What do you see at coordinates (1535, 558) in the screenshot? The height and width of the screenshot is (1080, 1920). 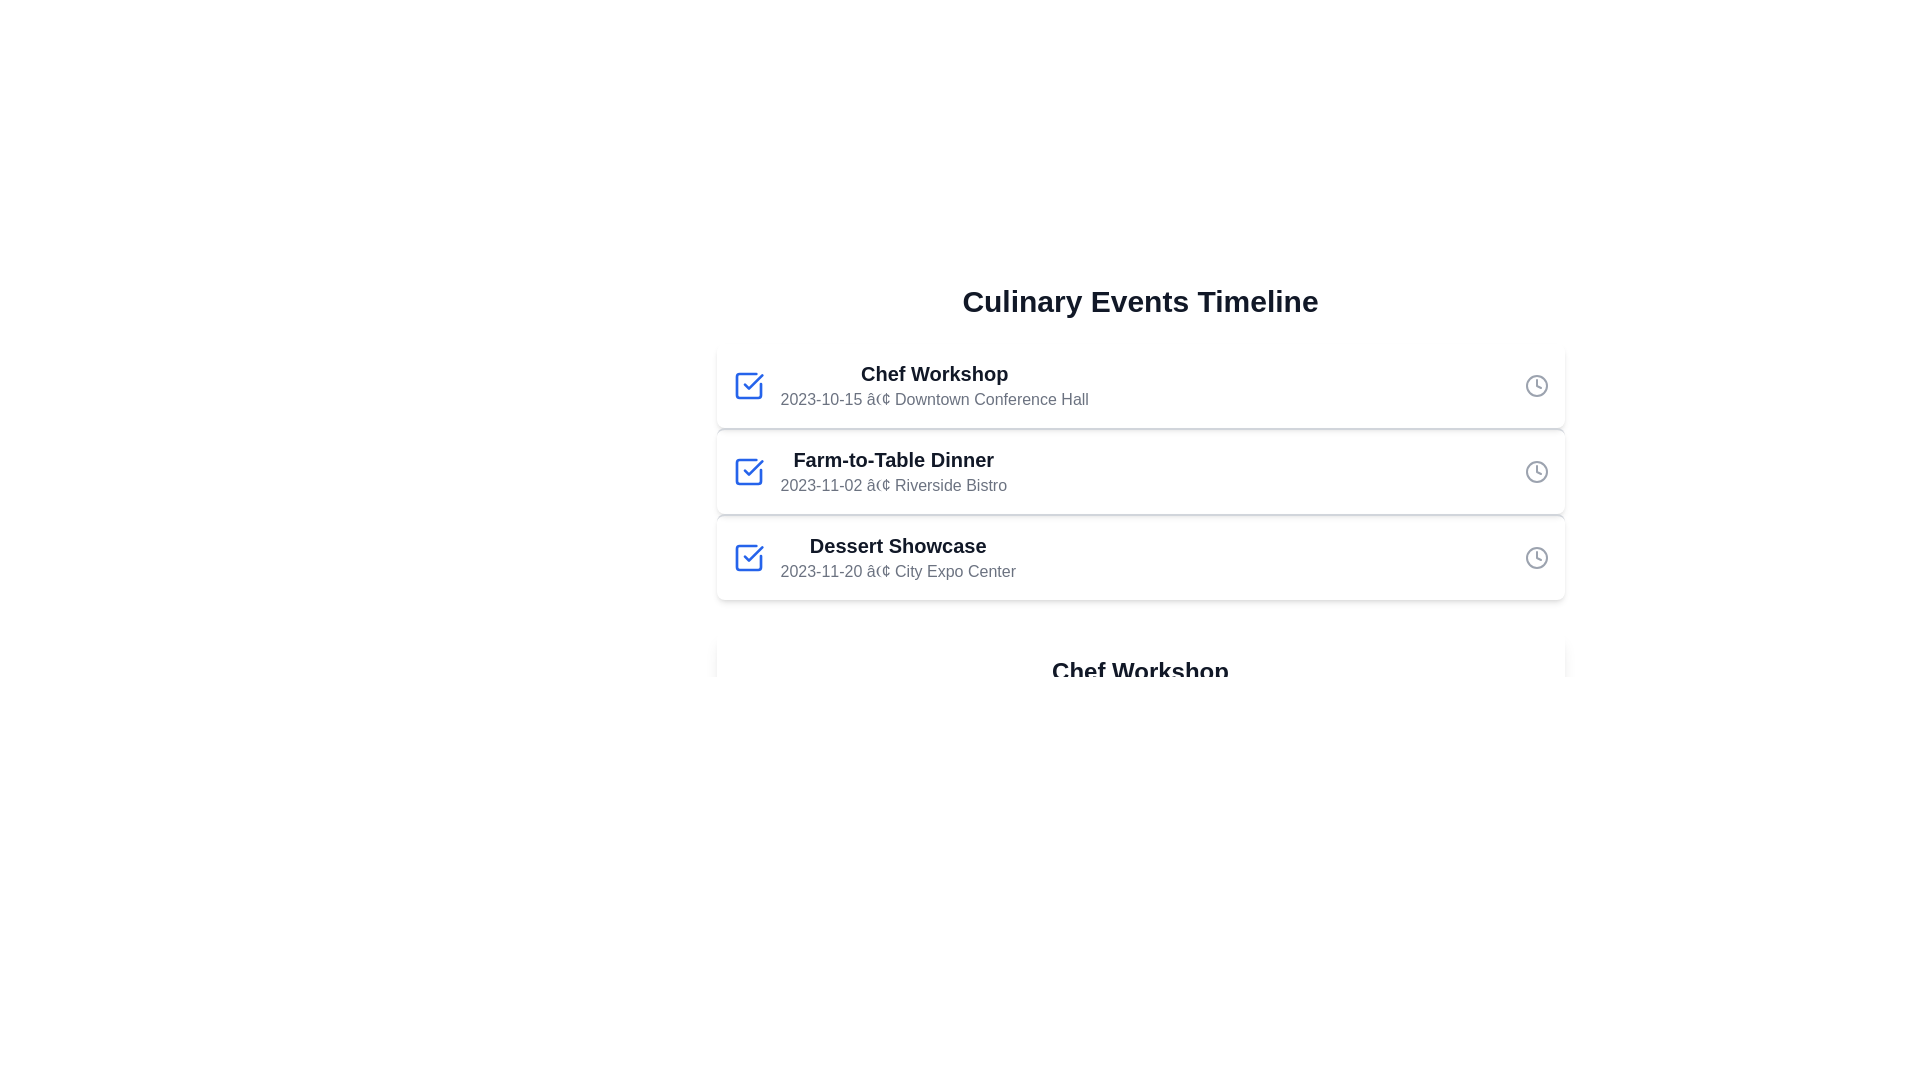 I see `circular dial of the clock icon, which is located at the far right of the 'Dessert Showcase' event entry in the timeline, by clicking on it` at bounding box center [1535, 558].